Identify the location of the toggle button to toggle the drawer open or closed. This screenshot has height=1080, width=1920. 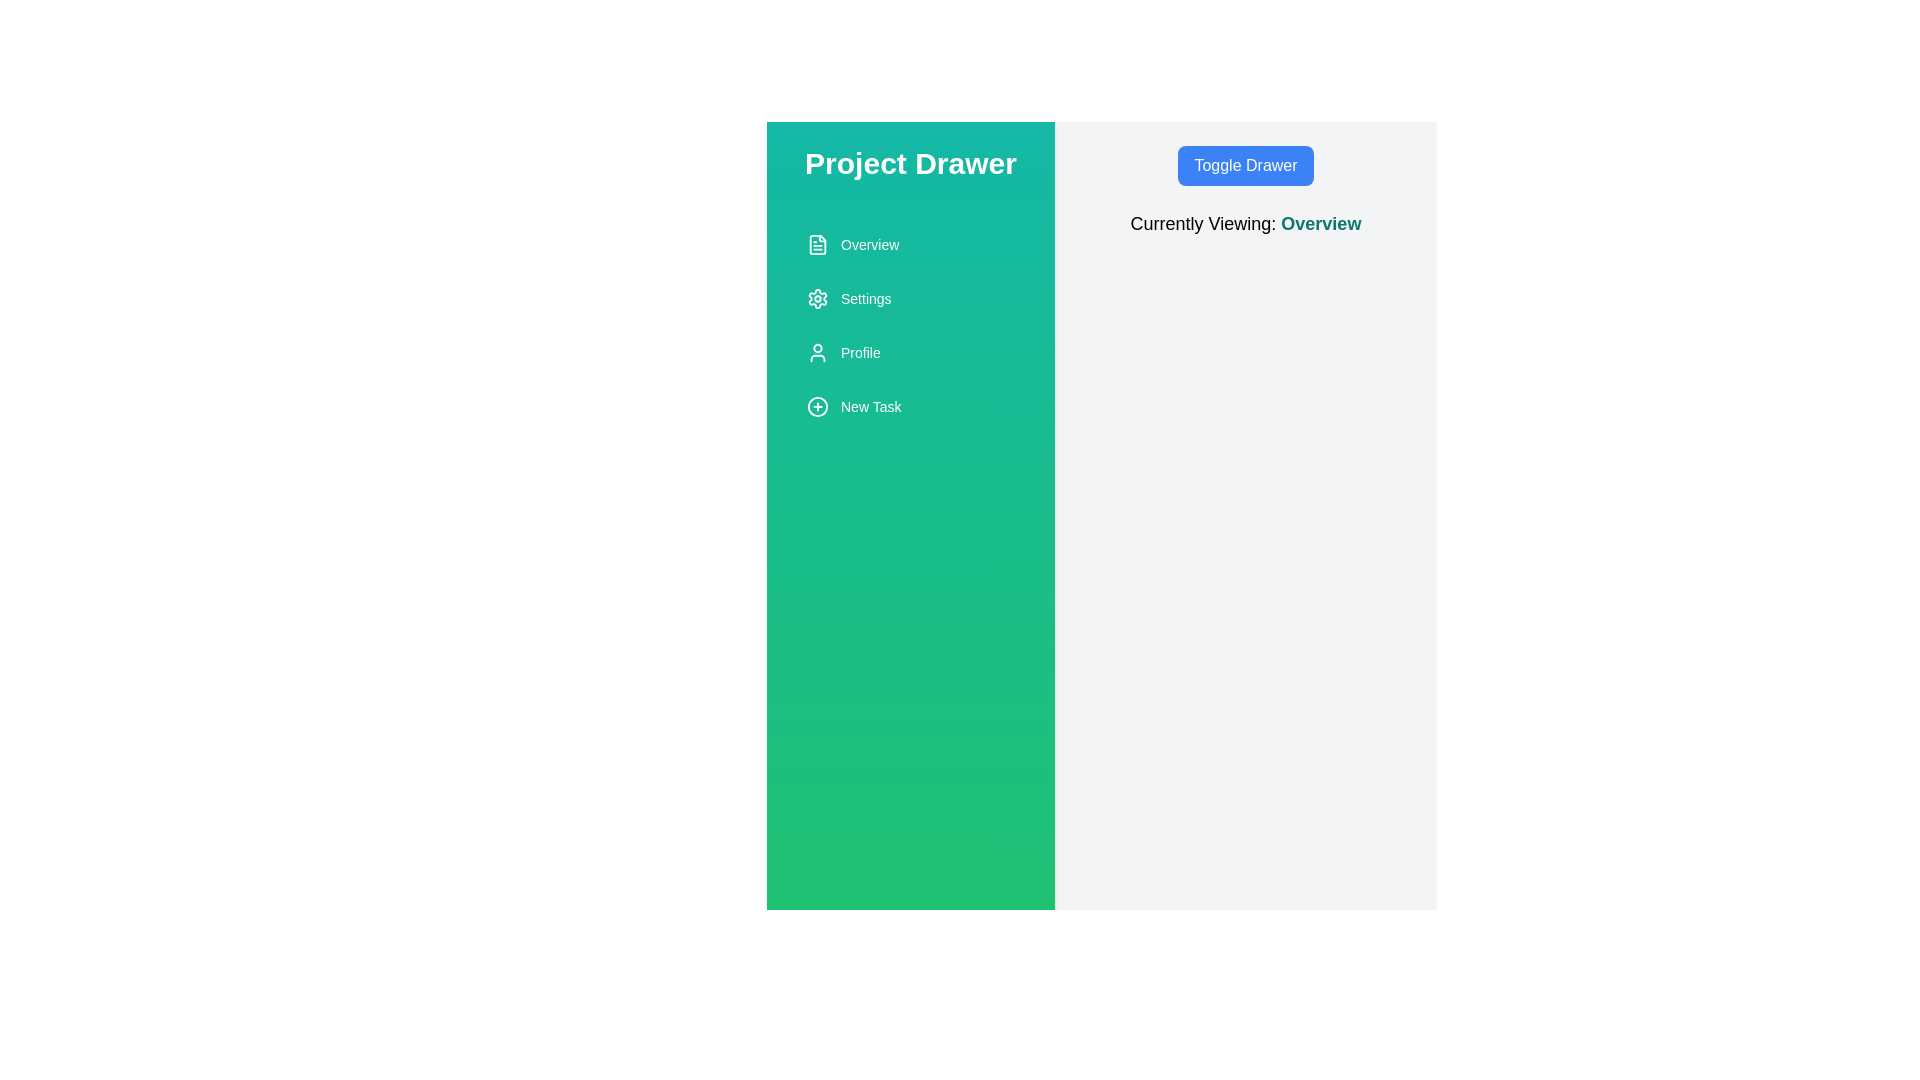
(1245, 164).